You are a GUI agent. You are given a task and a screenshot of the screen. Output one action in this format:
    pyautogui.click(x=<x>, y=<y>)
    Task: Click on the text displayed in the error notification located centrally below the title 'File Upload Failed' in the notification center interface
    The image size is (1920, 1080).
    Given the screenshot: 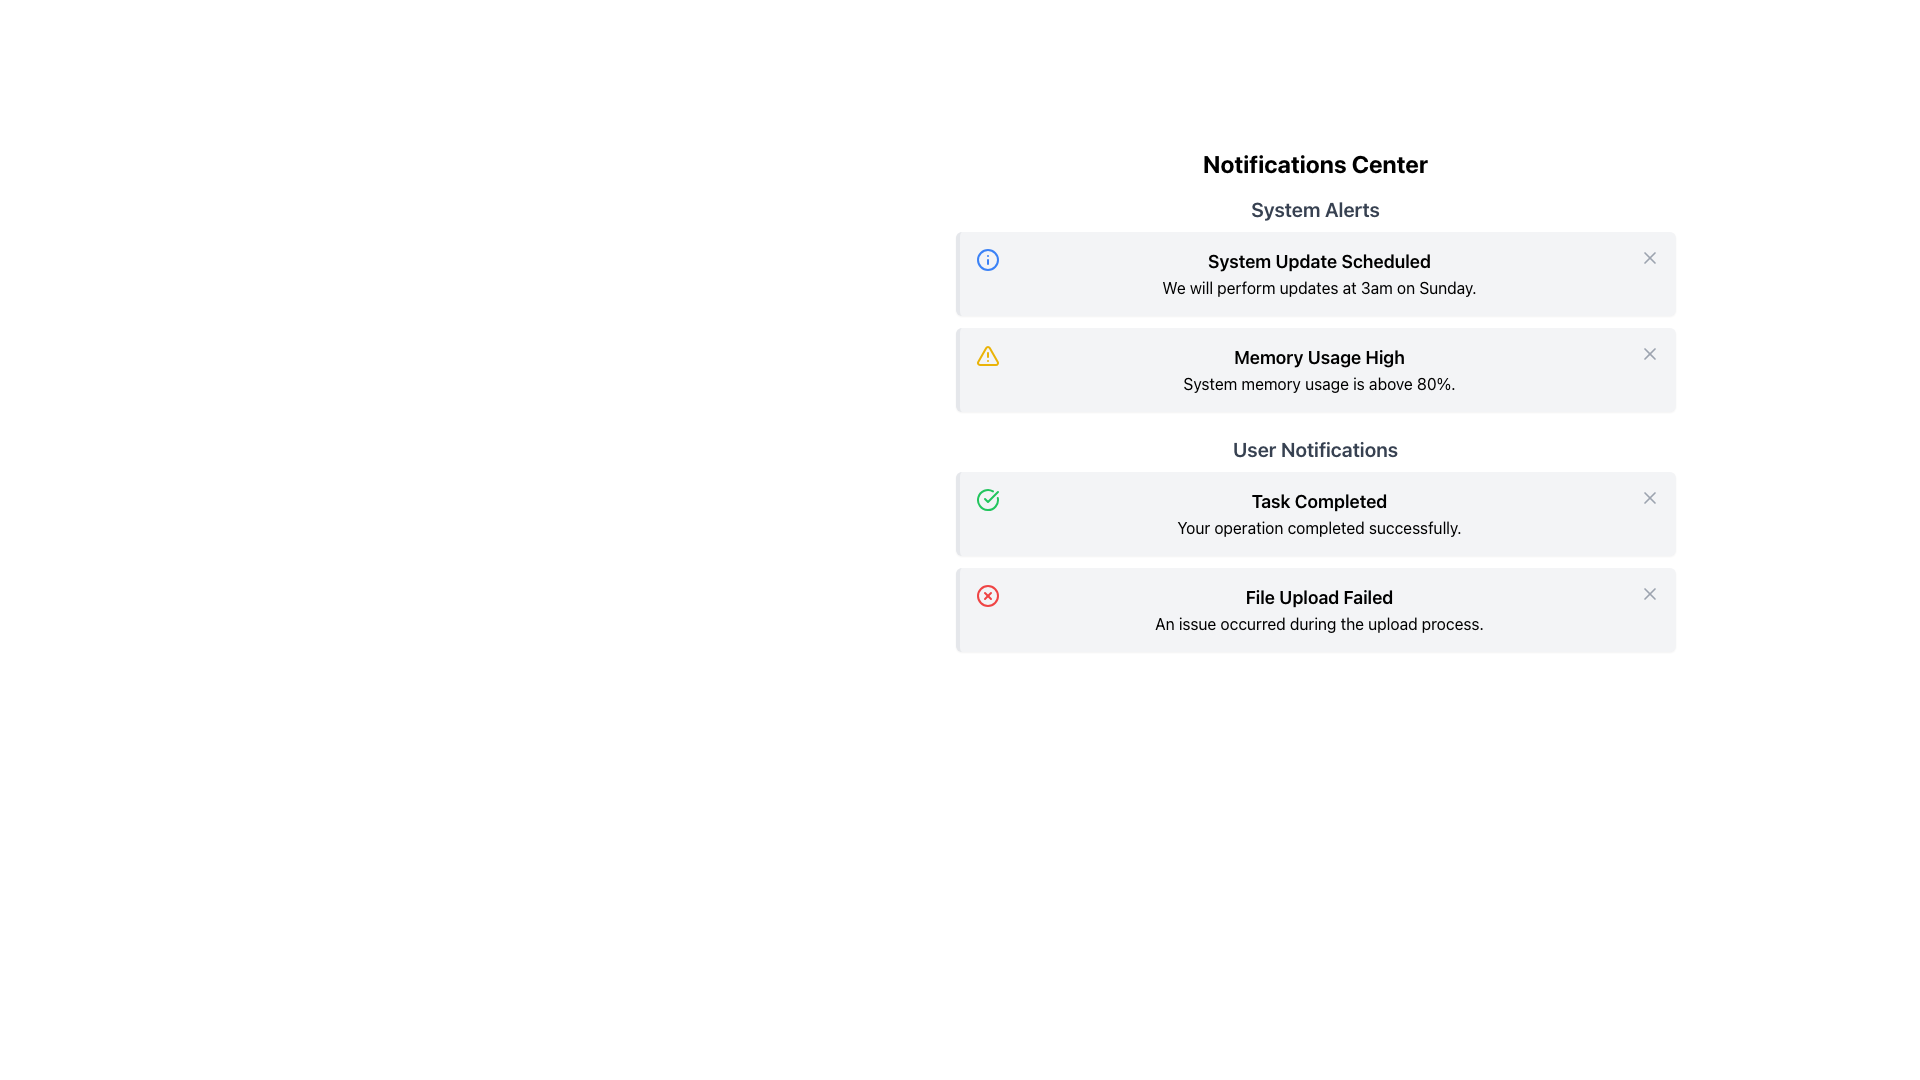 What is the action you would take?
    pyautogui.click(x=1319, y=623)
    